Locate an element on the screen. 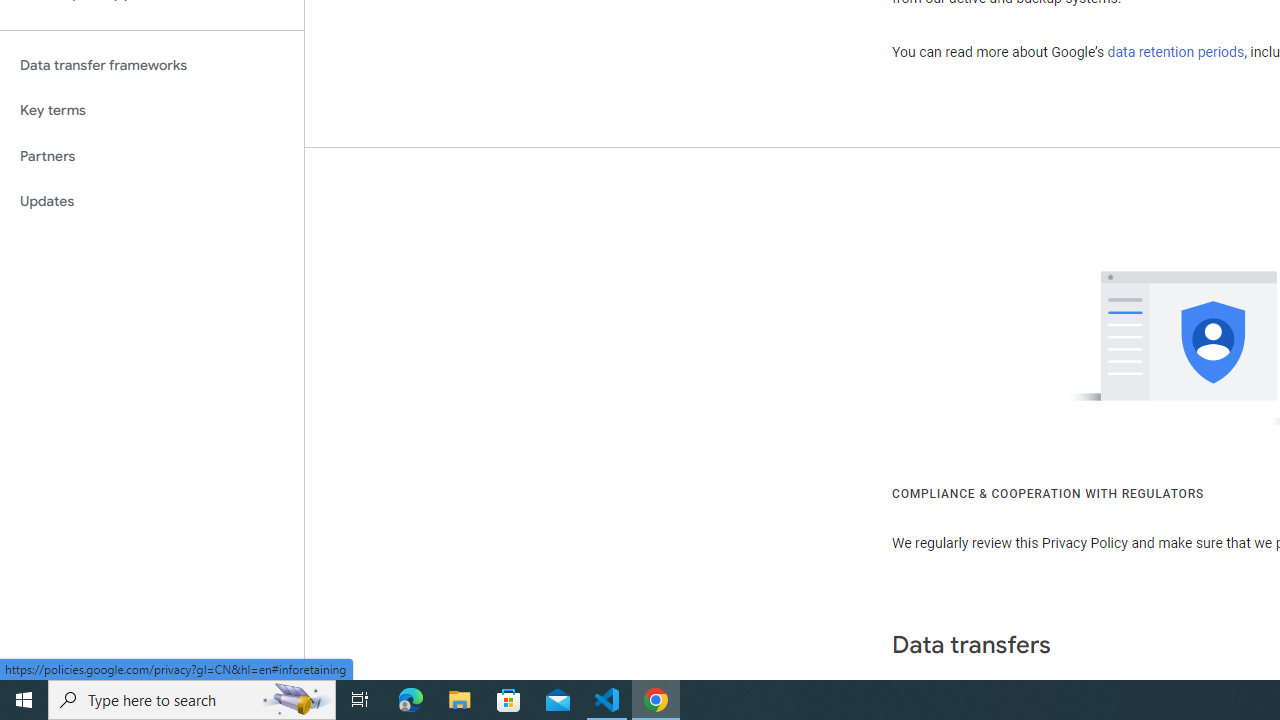 The height and width of the screenshot is (720, 1280). 'Key terms' is located at coordinates (151, 110).